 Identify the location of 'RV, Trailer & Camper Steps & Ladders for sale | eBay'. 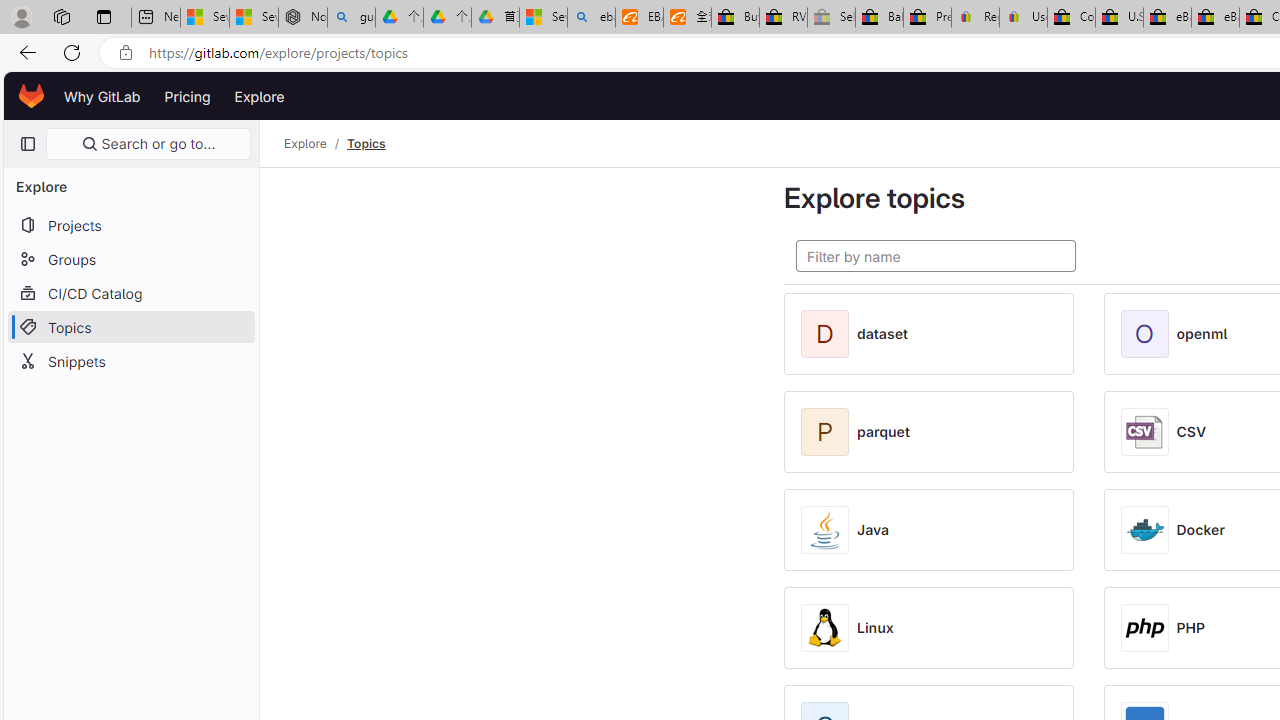
(783, 17).